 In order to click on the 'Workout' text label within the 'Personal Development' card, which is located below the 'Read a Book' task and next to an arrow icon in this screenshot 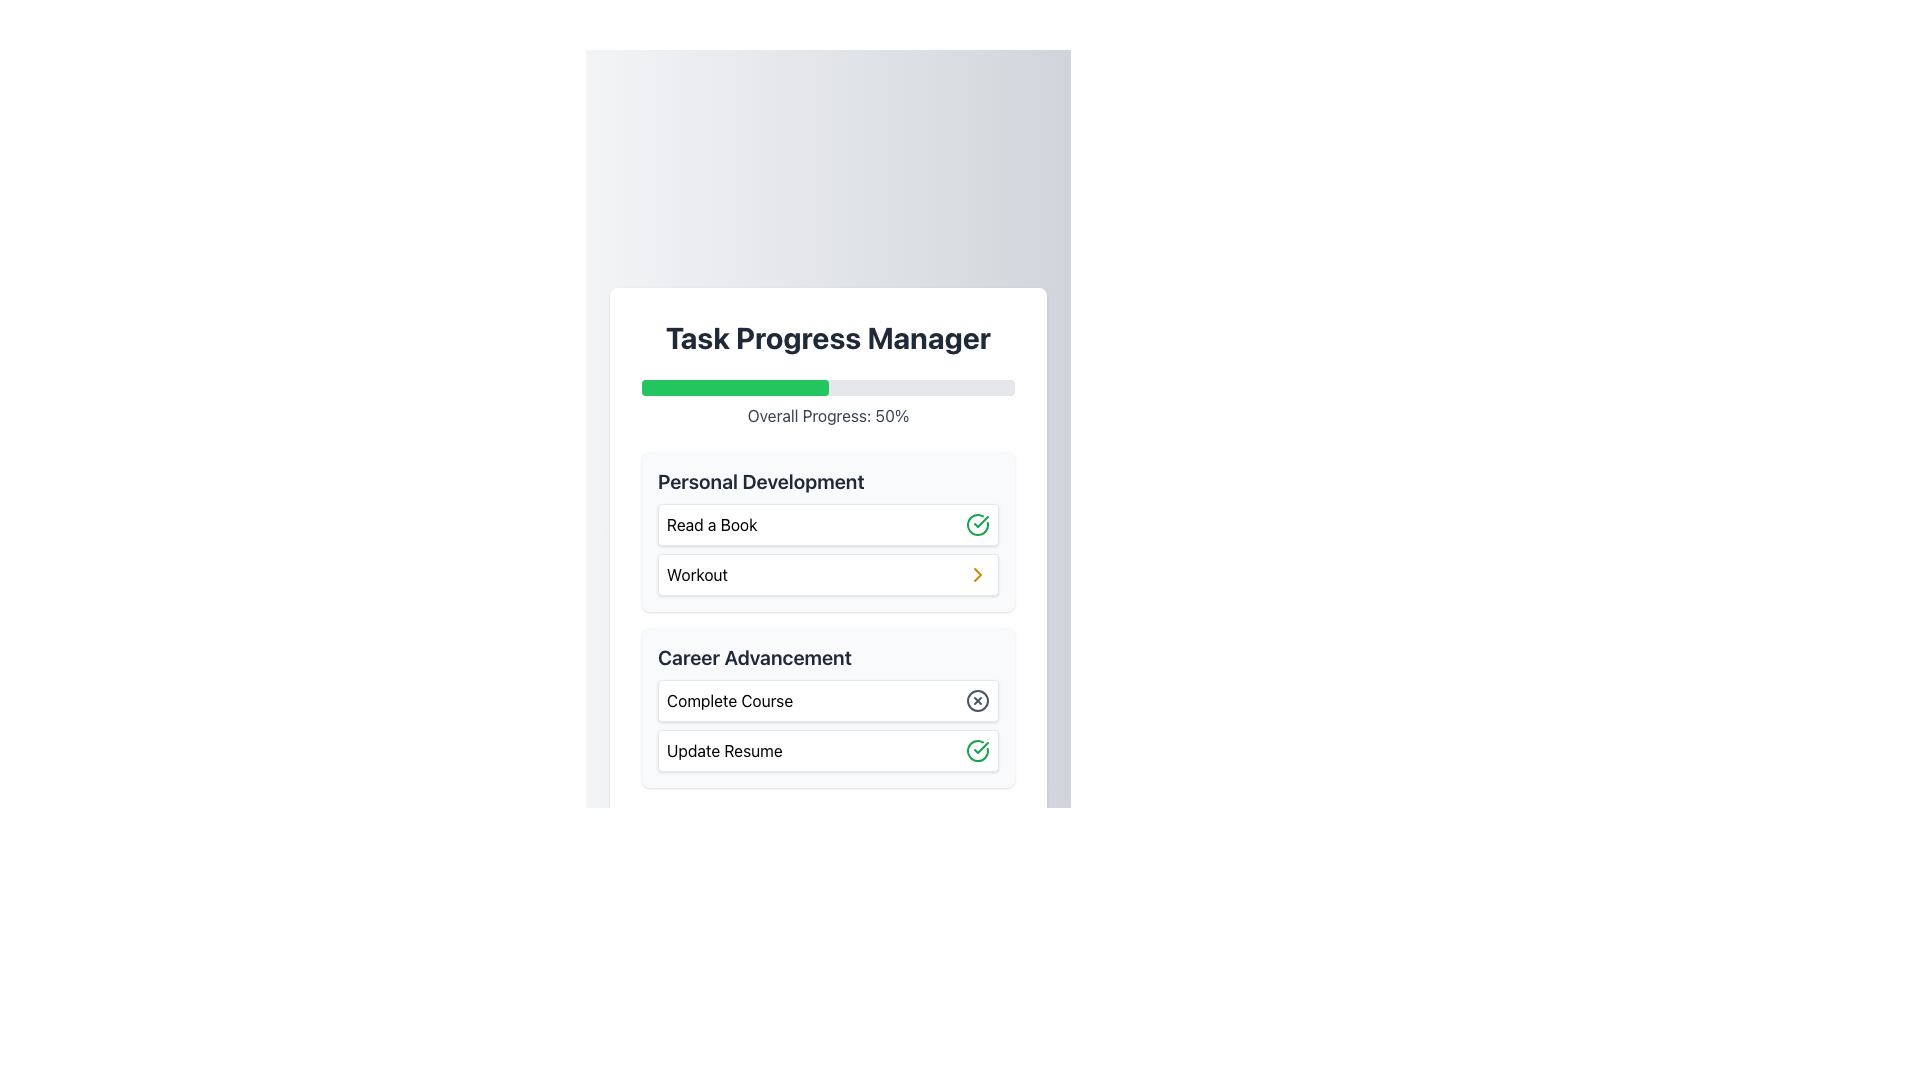, I will do `click(697, 574)`.